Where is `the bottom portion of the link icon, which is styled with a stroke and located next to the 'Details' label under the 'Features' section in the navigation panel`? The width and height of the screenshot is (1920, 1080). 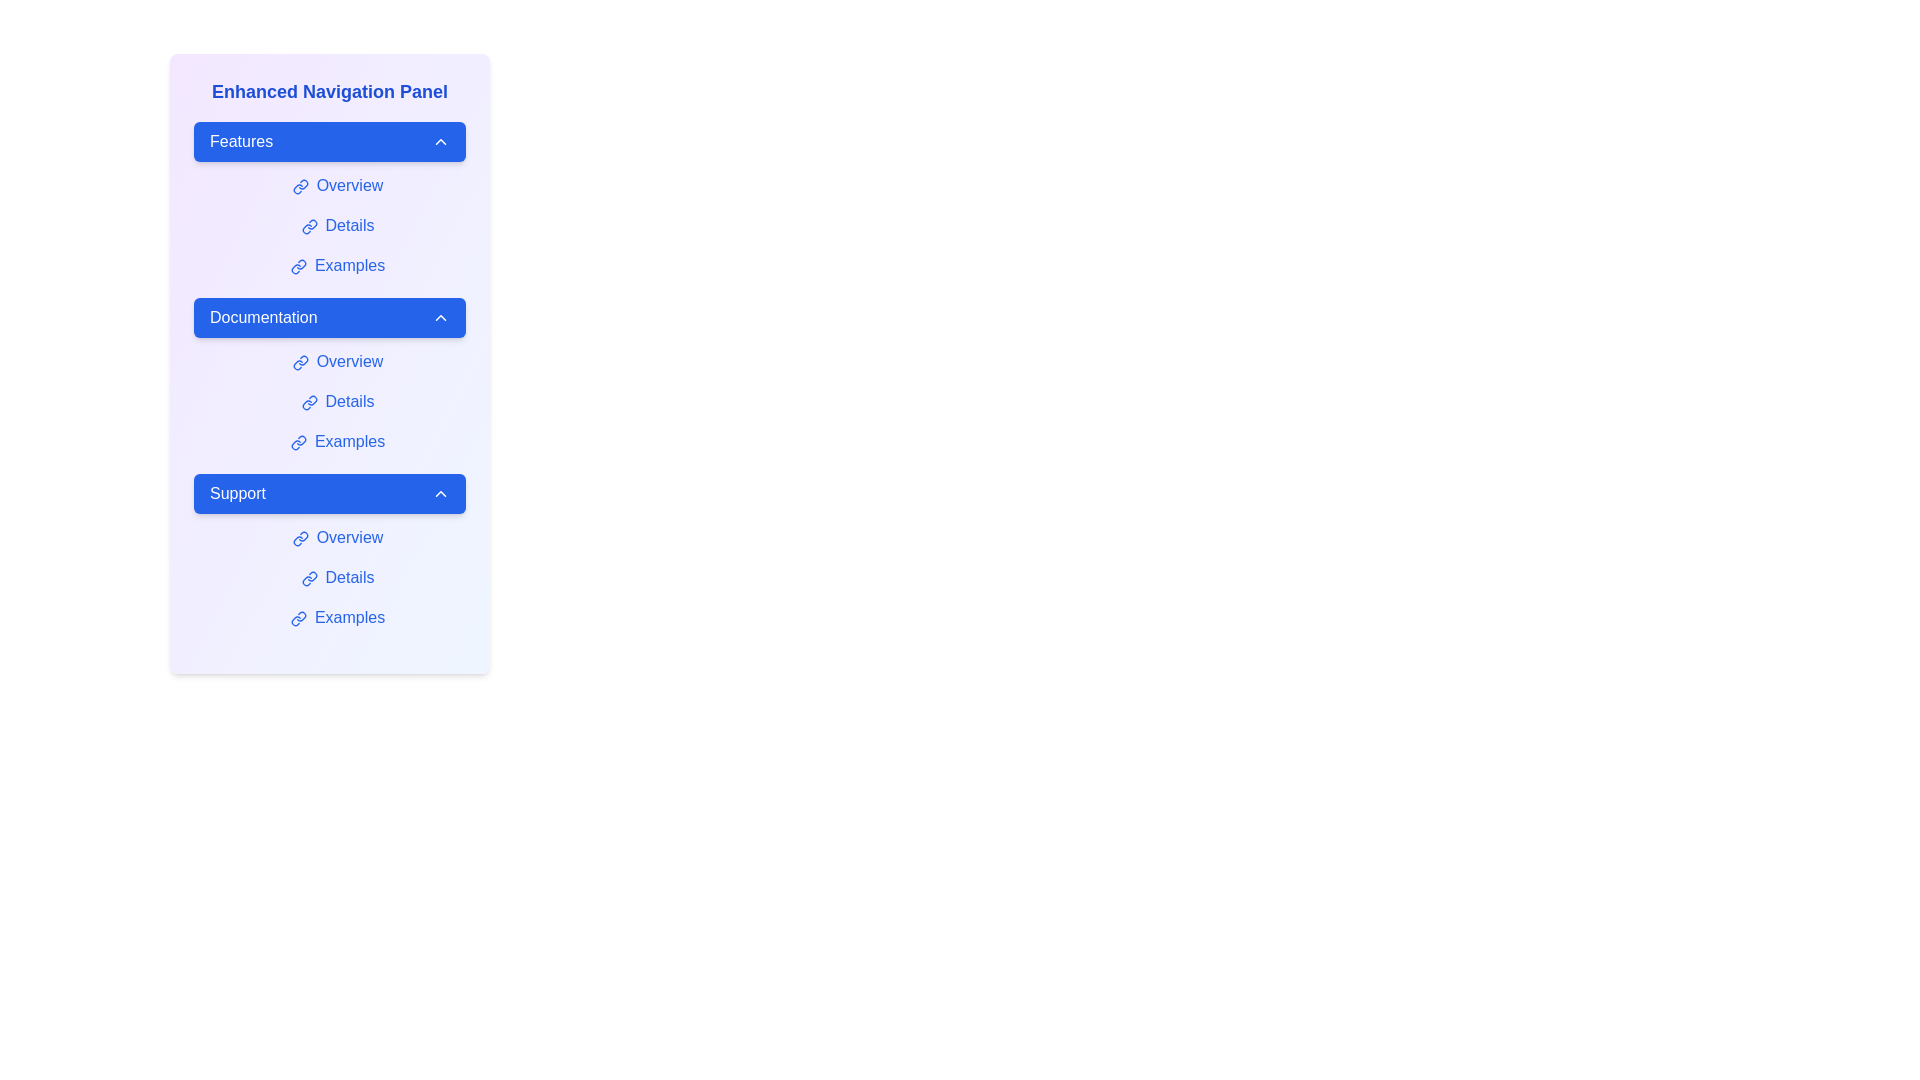
the bottom portion of the link icon, which is styled with a stroke and located next to the 'Details' label under the 'Features' section in the navigation panel is located at coordinates (305, 228).